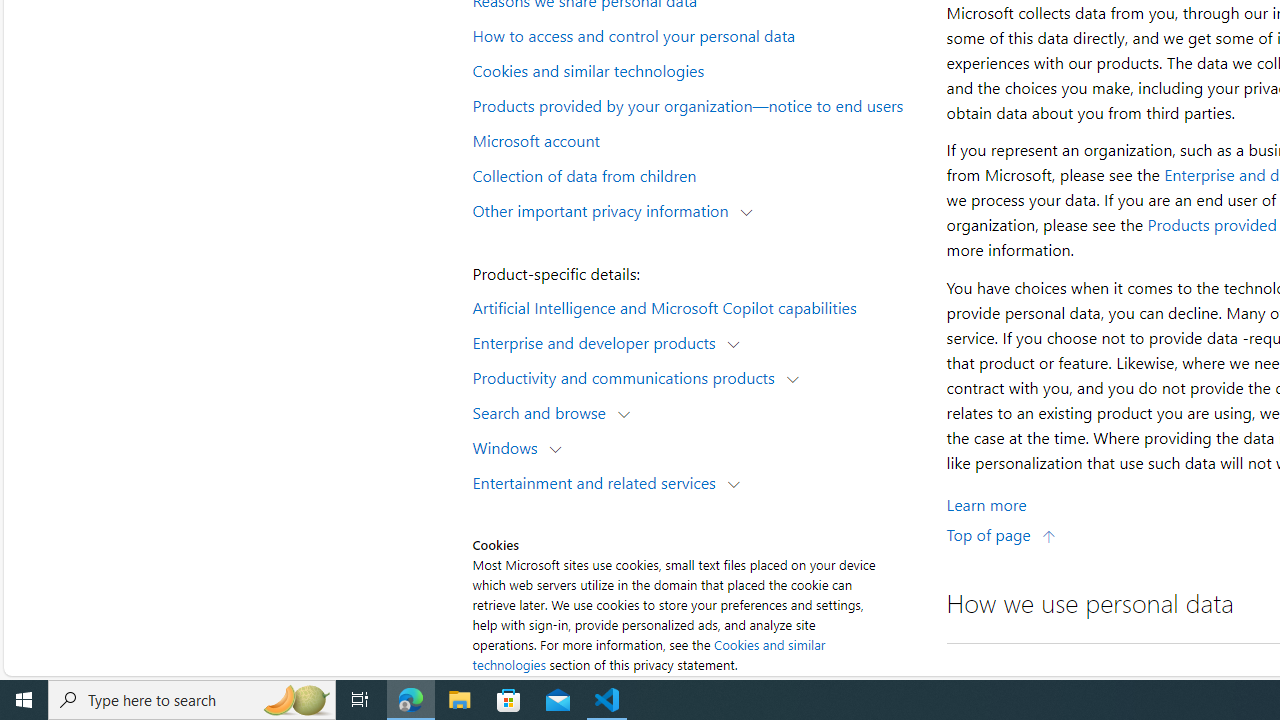 This screenshot has height=720, width=1280. I want to click on 'Windows', so click(510, 446).